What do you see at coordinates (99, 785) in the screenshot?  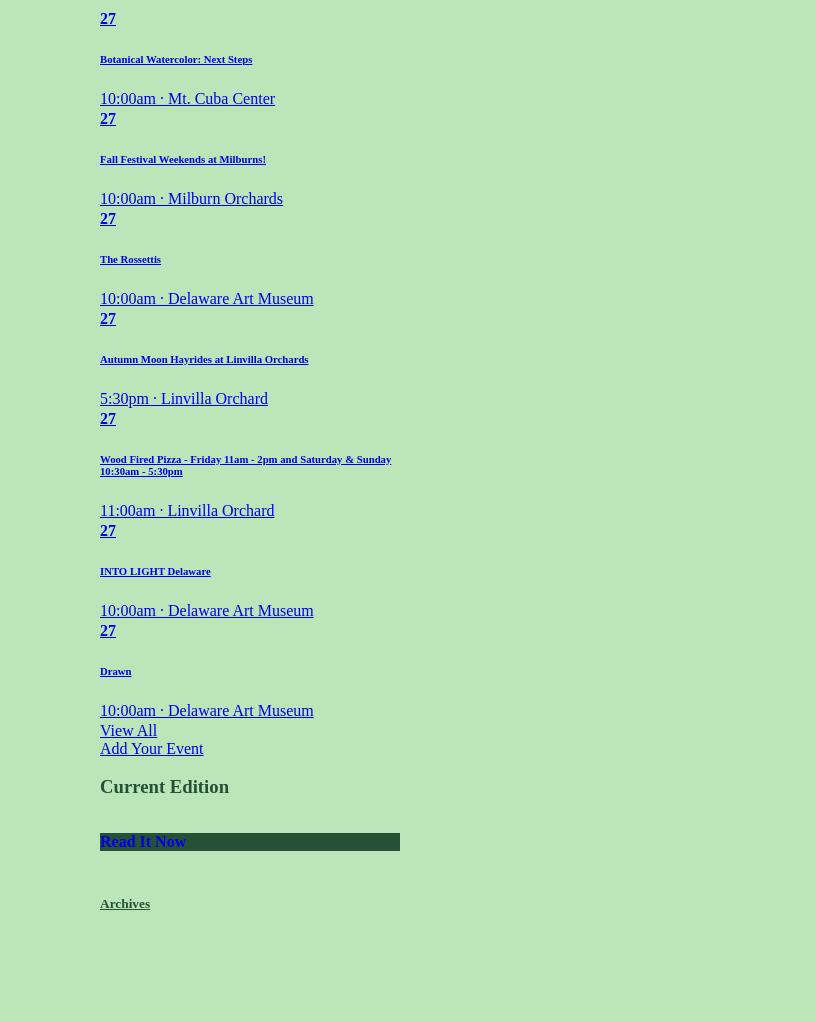 I see `'Current Edition'` at bounding box center [99, 785].